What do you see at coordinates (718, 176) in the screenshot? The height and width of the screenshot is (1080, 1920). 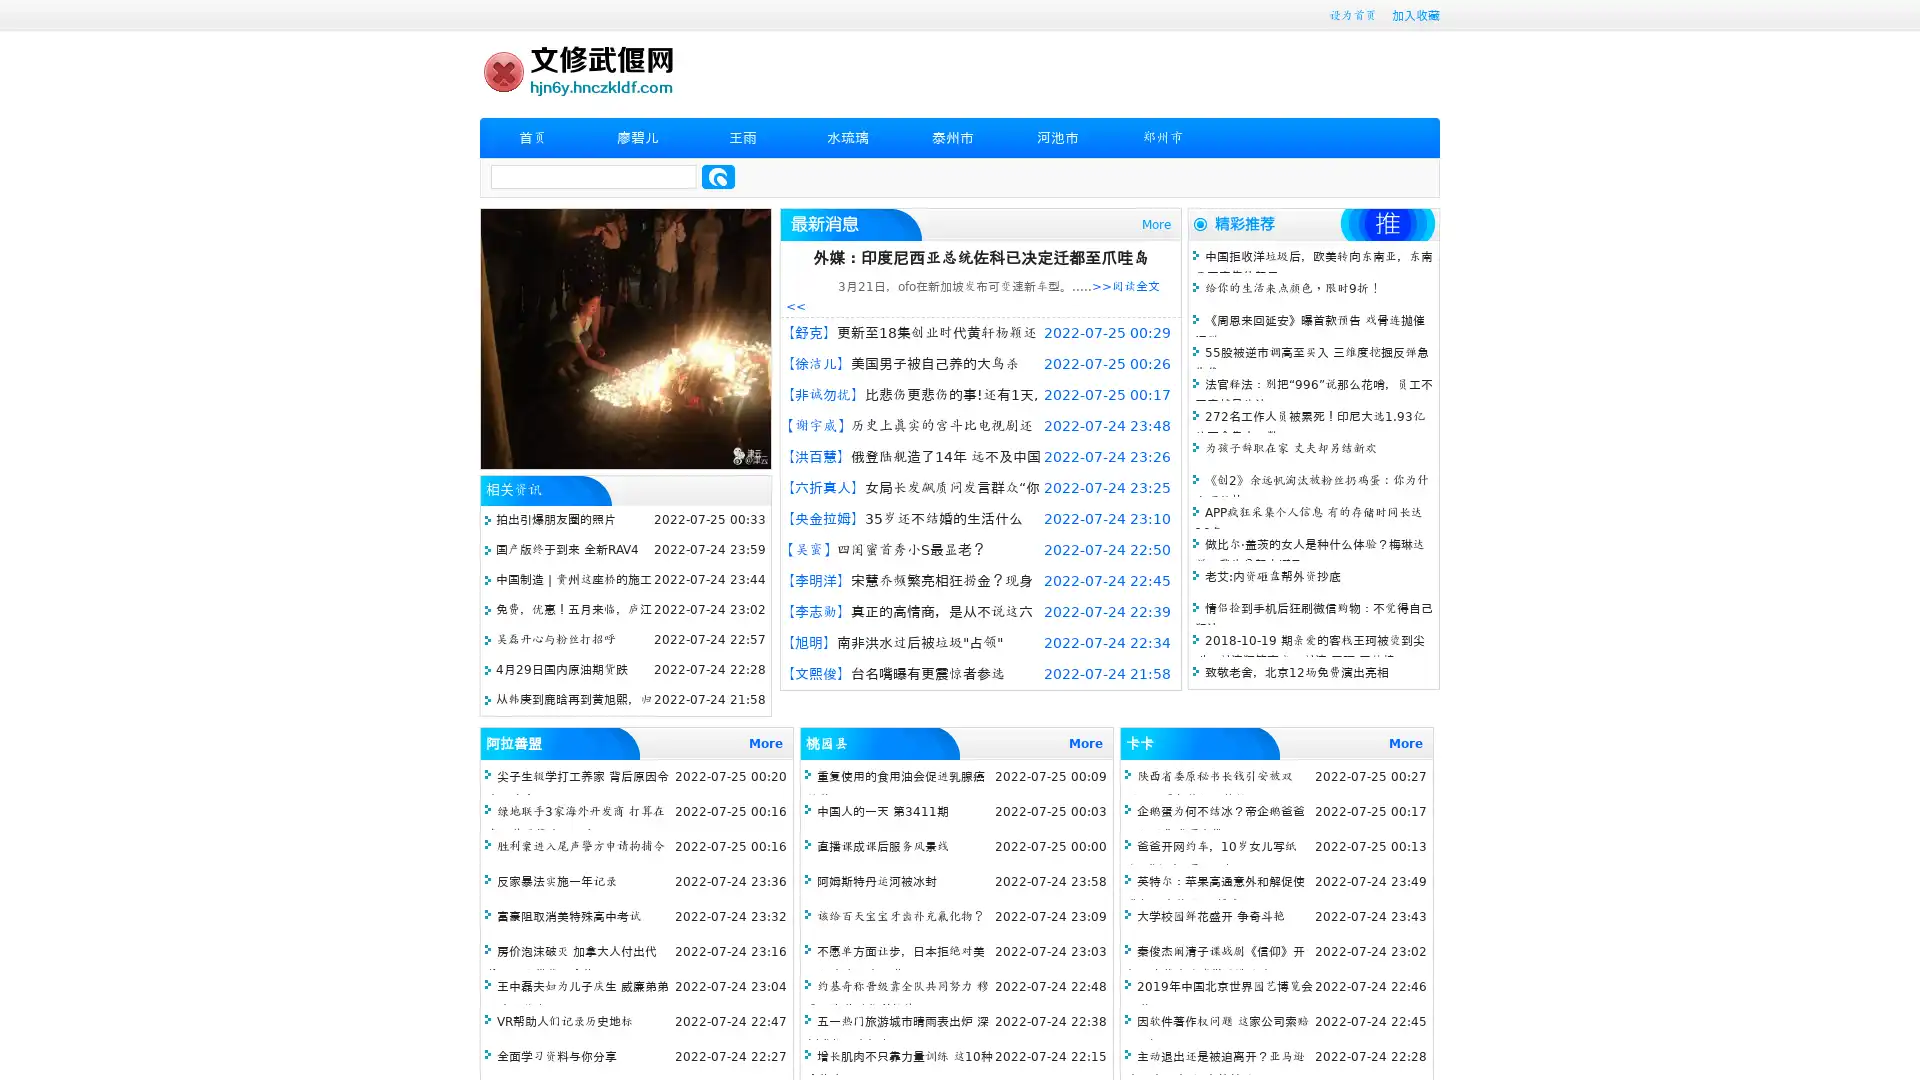 I see `Search` at bounding box center [718, 176].